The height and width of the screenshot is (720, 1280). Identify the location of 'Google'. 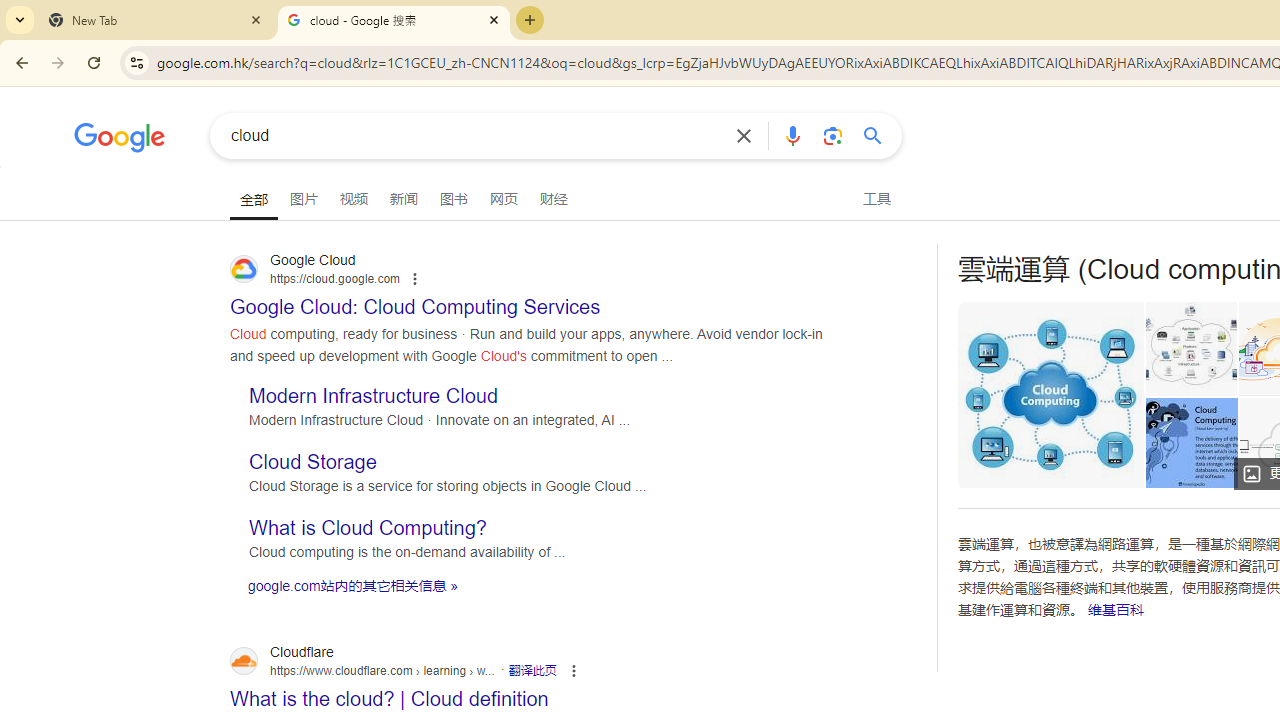
(119, 138).